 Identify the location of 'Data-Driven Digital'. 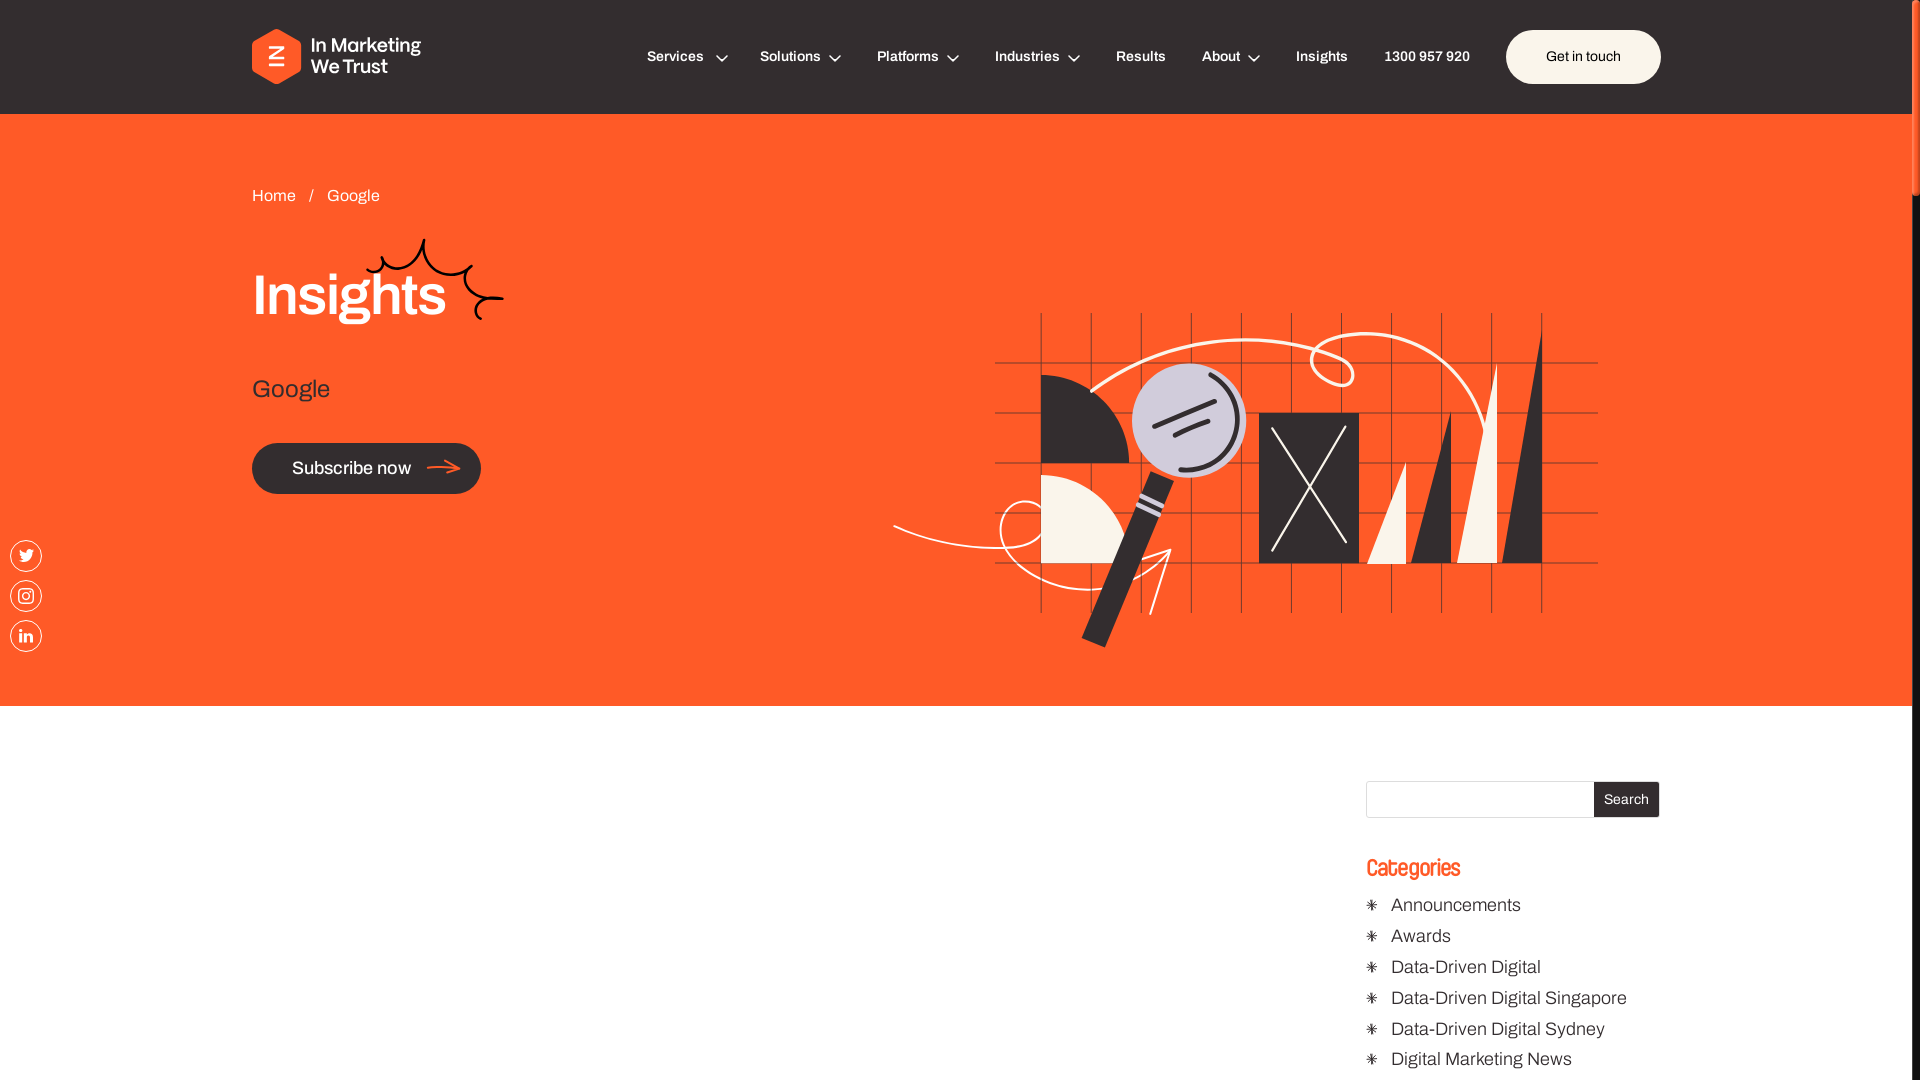
(1465, 966).